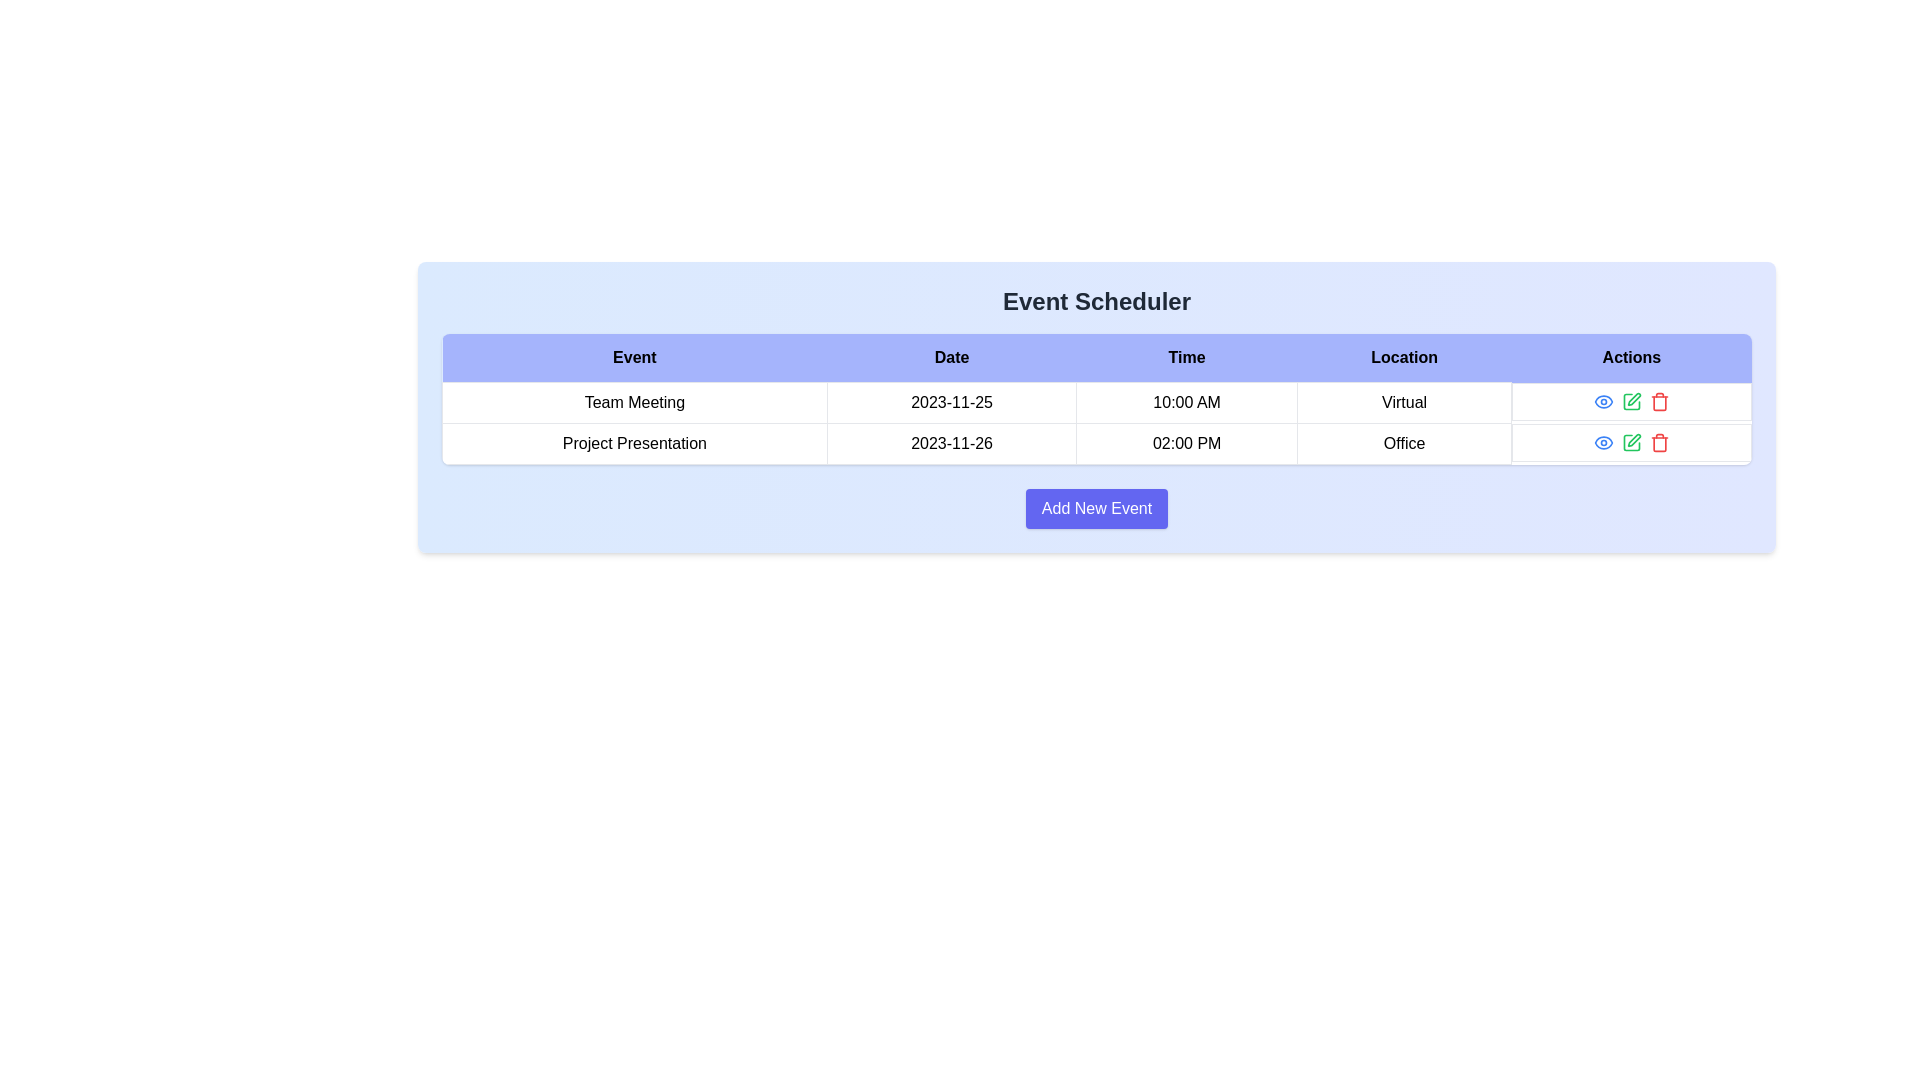 Image resolution: width=1920 pixels, height=1080 pixels. What do you see at coordinates (1096, 508) in the screenshot?
I see `the 'Add New Event' button, which is a rectangular button with a vivid indigo background and white text, located below the events table` at bounding box center [1096, 508].